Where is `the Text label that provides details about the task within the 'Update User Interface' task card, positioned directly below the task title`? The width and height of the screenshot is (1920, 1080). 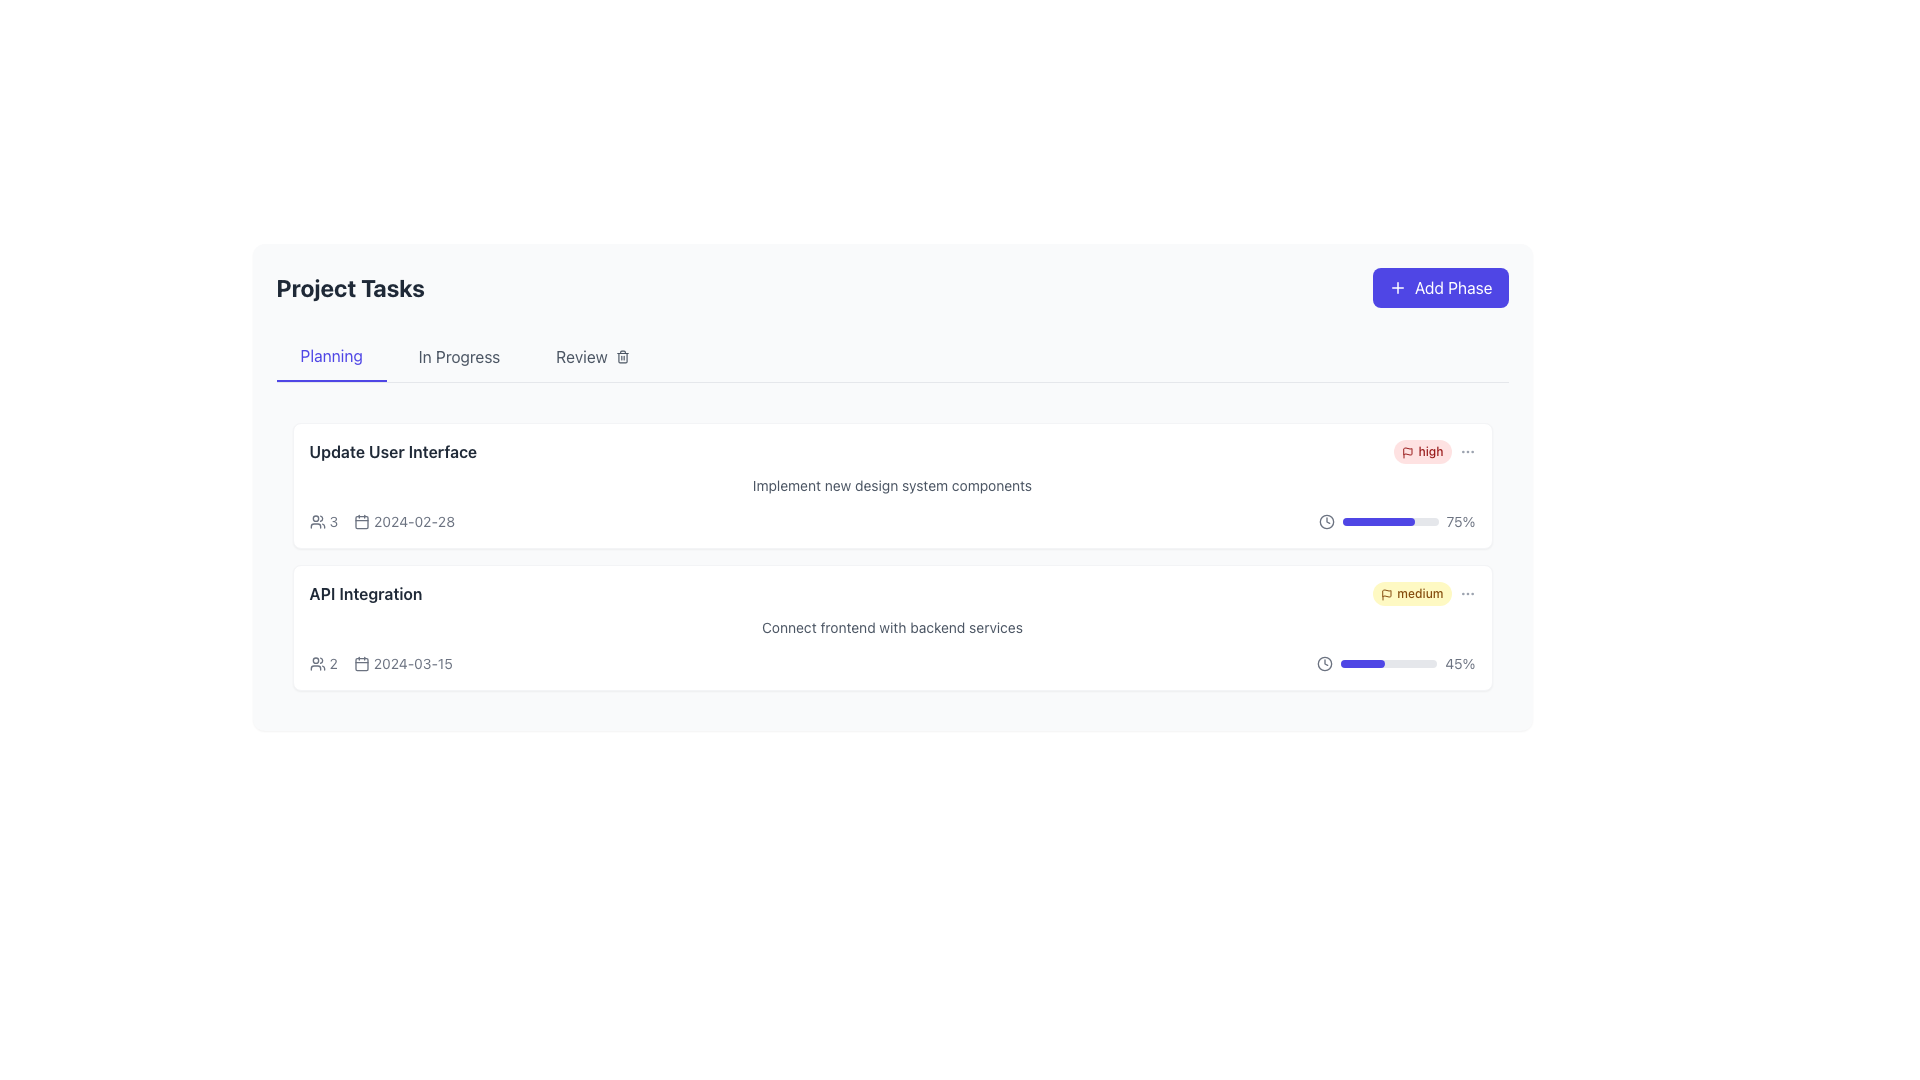 the Text label that provides details about the task within the 'Update User Interface' task card, positioned directly below the task title is located at coordinates (891, 486).